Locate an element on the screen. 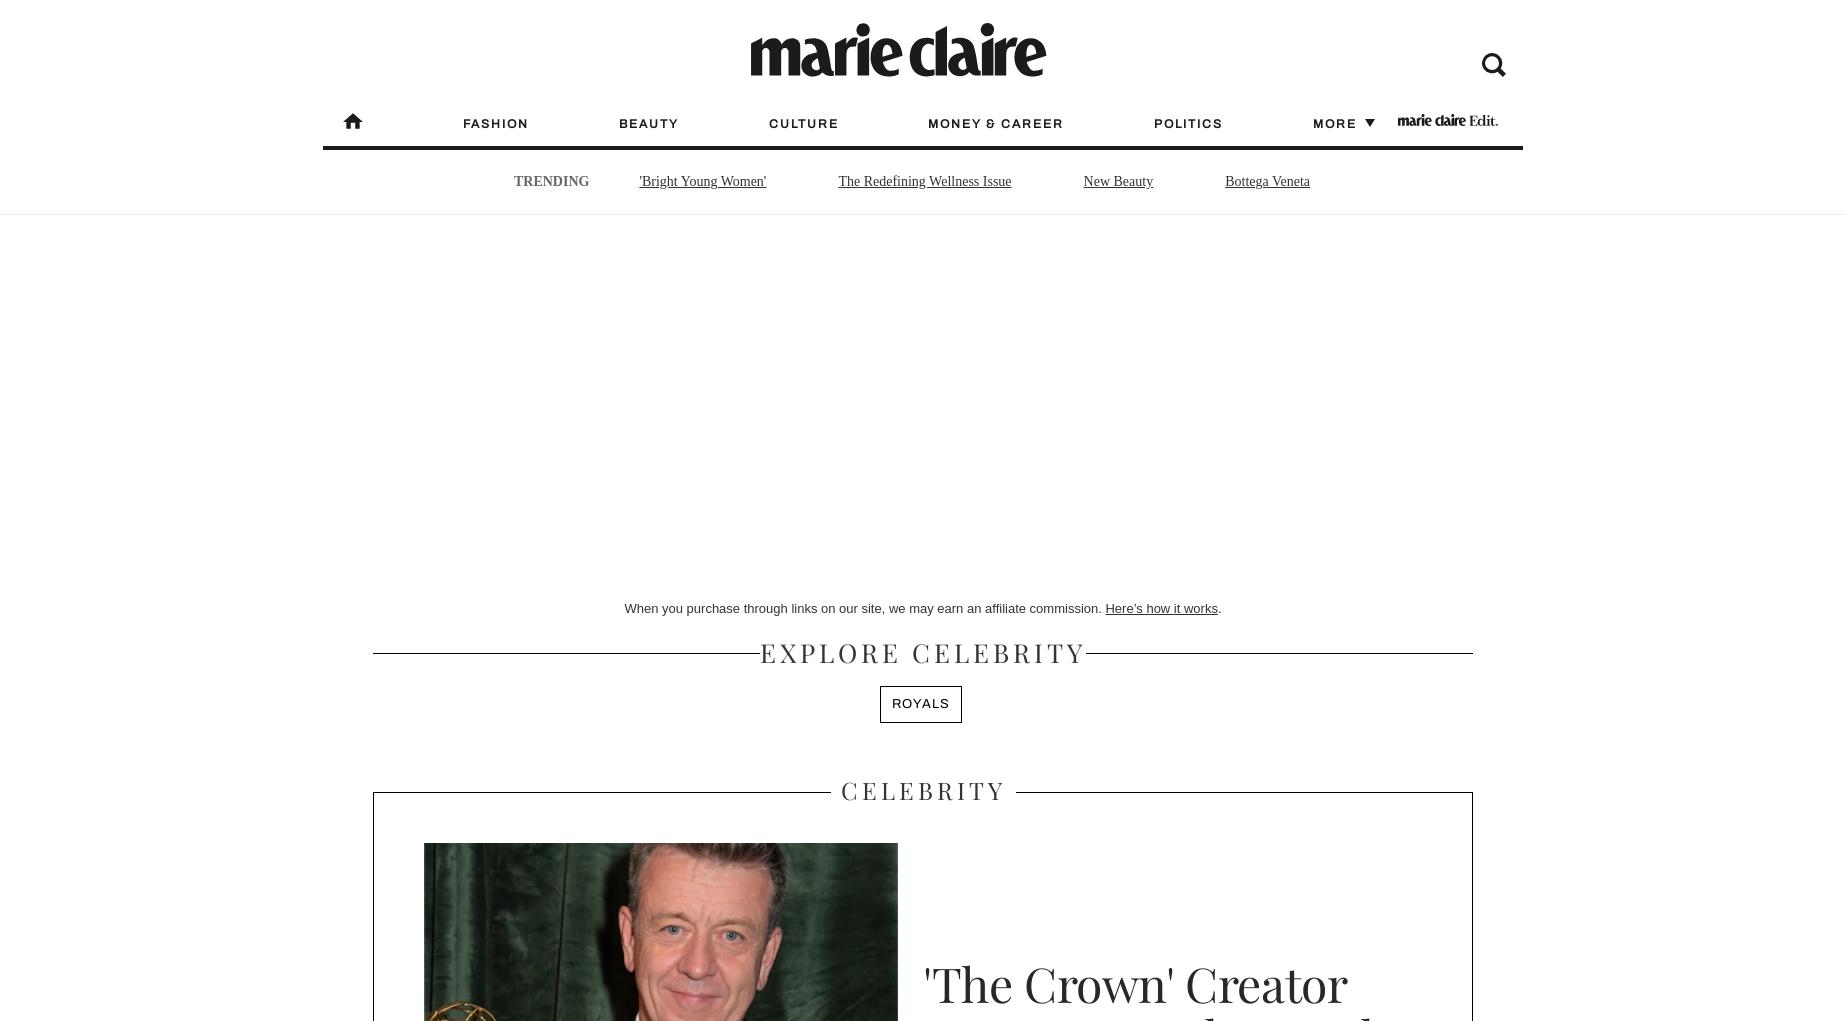 The width and height of the screenshot is (1846, 1021). 'Trending' is located at coordinates (550, 180).